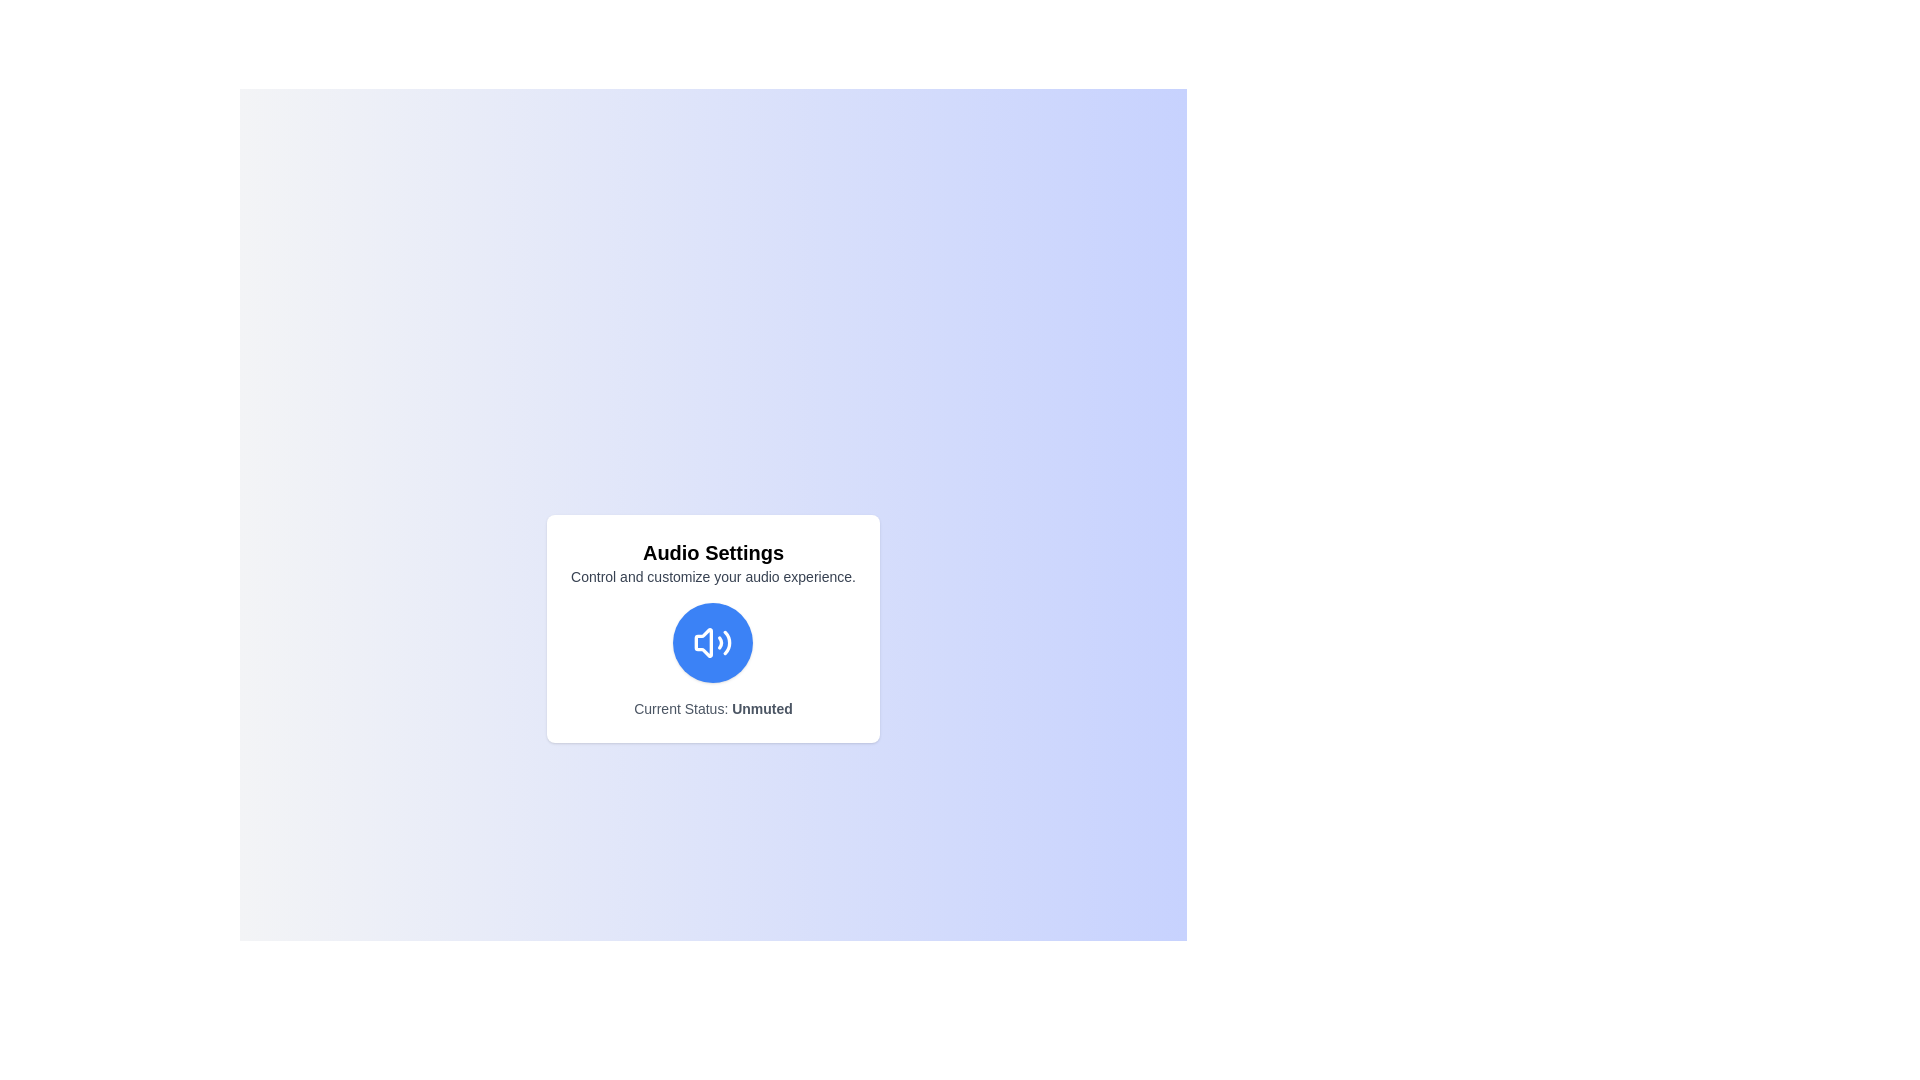 The height and width of the screenshot is (1080, 1920). What do you see at coordinates (713, 643) in the screenshot?
I see `the central button to toggle the audio mute/unmute state` at bounding box center [713, 643].